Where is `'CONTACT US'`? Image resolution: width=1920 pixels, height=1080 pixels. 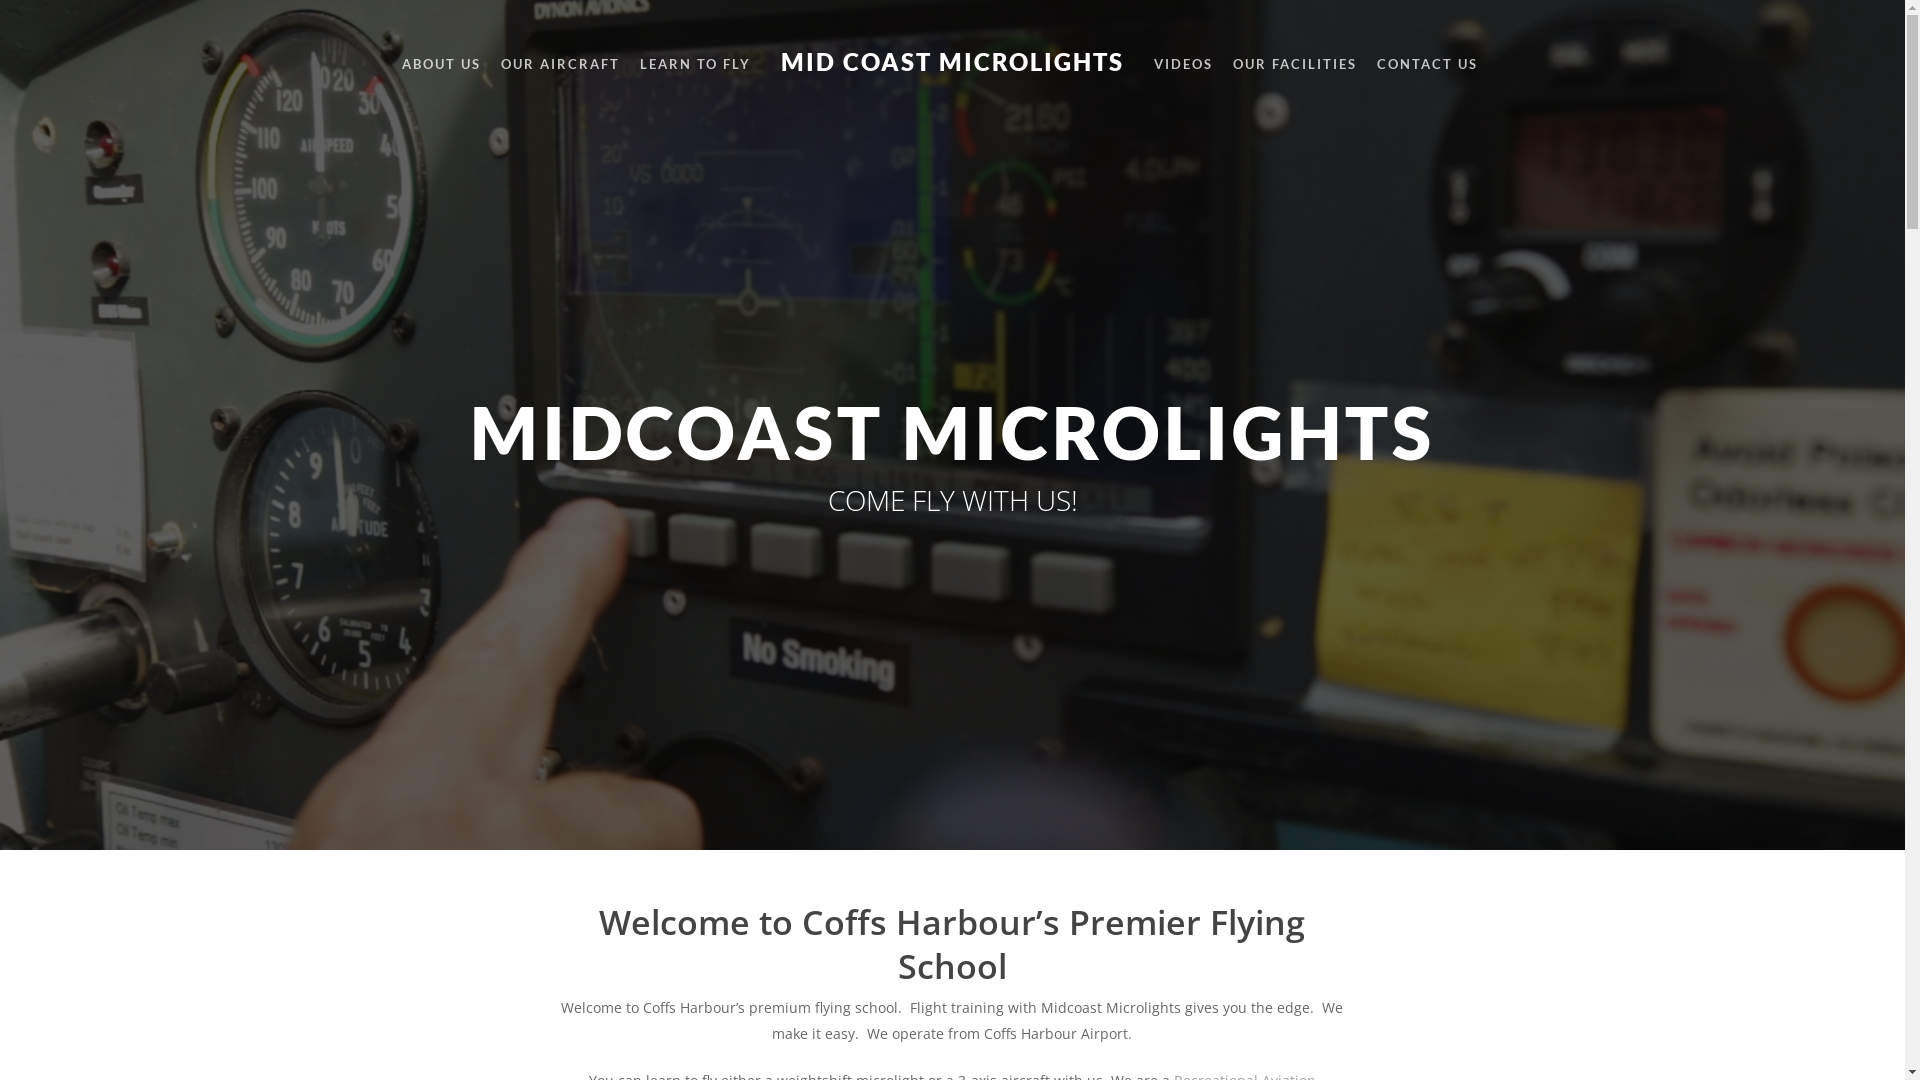 'CONTACT US' is located at coordinates (1375, 63).